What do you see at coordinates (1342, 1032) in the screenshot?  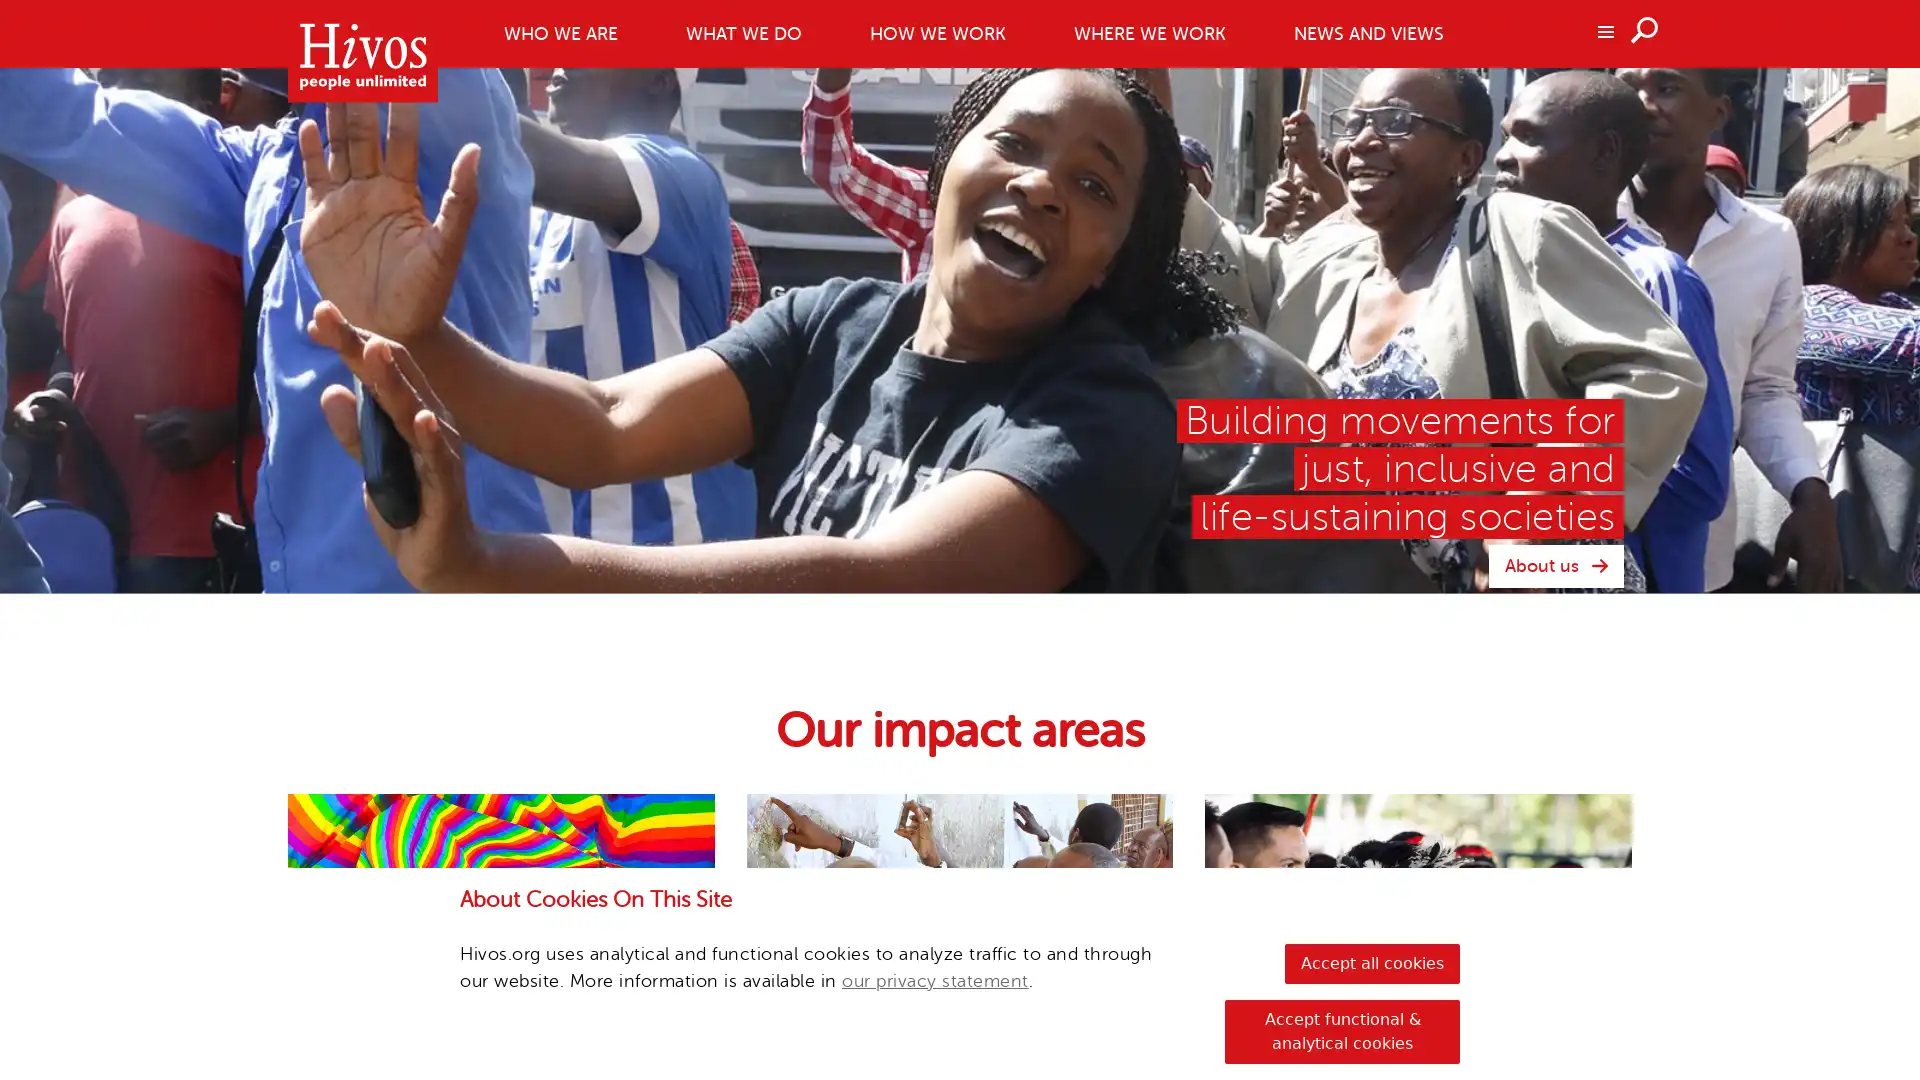 I see `Accept functional & analytical cookies` at bounding box center [1342, 1032].